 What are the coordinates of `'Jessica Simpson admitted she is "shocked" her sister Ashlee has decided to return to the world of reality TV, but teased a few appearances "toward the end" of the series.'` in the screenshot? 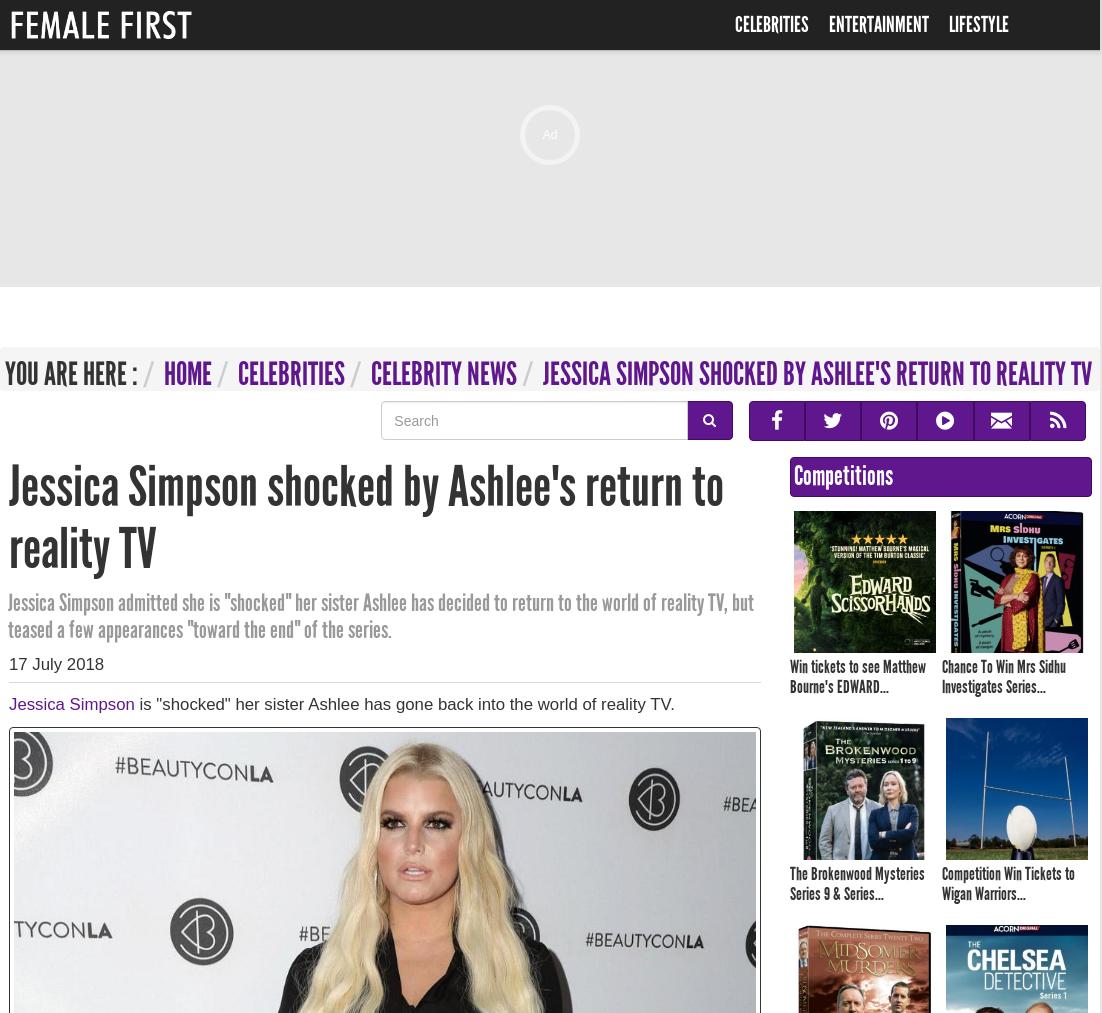 It's located at (379, 615).